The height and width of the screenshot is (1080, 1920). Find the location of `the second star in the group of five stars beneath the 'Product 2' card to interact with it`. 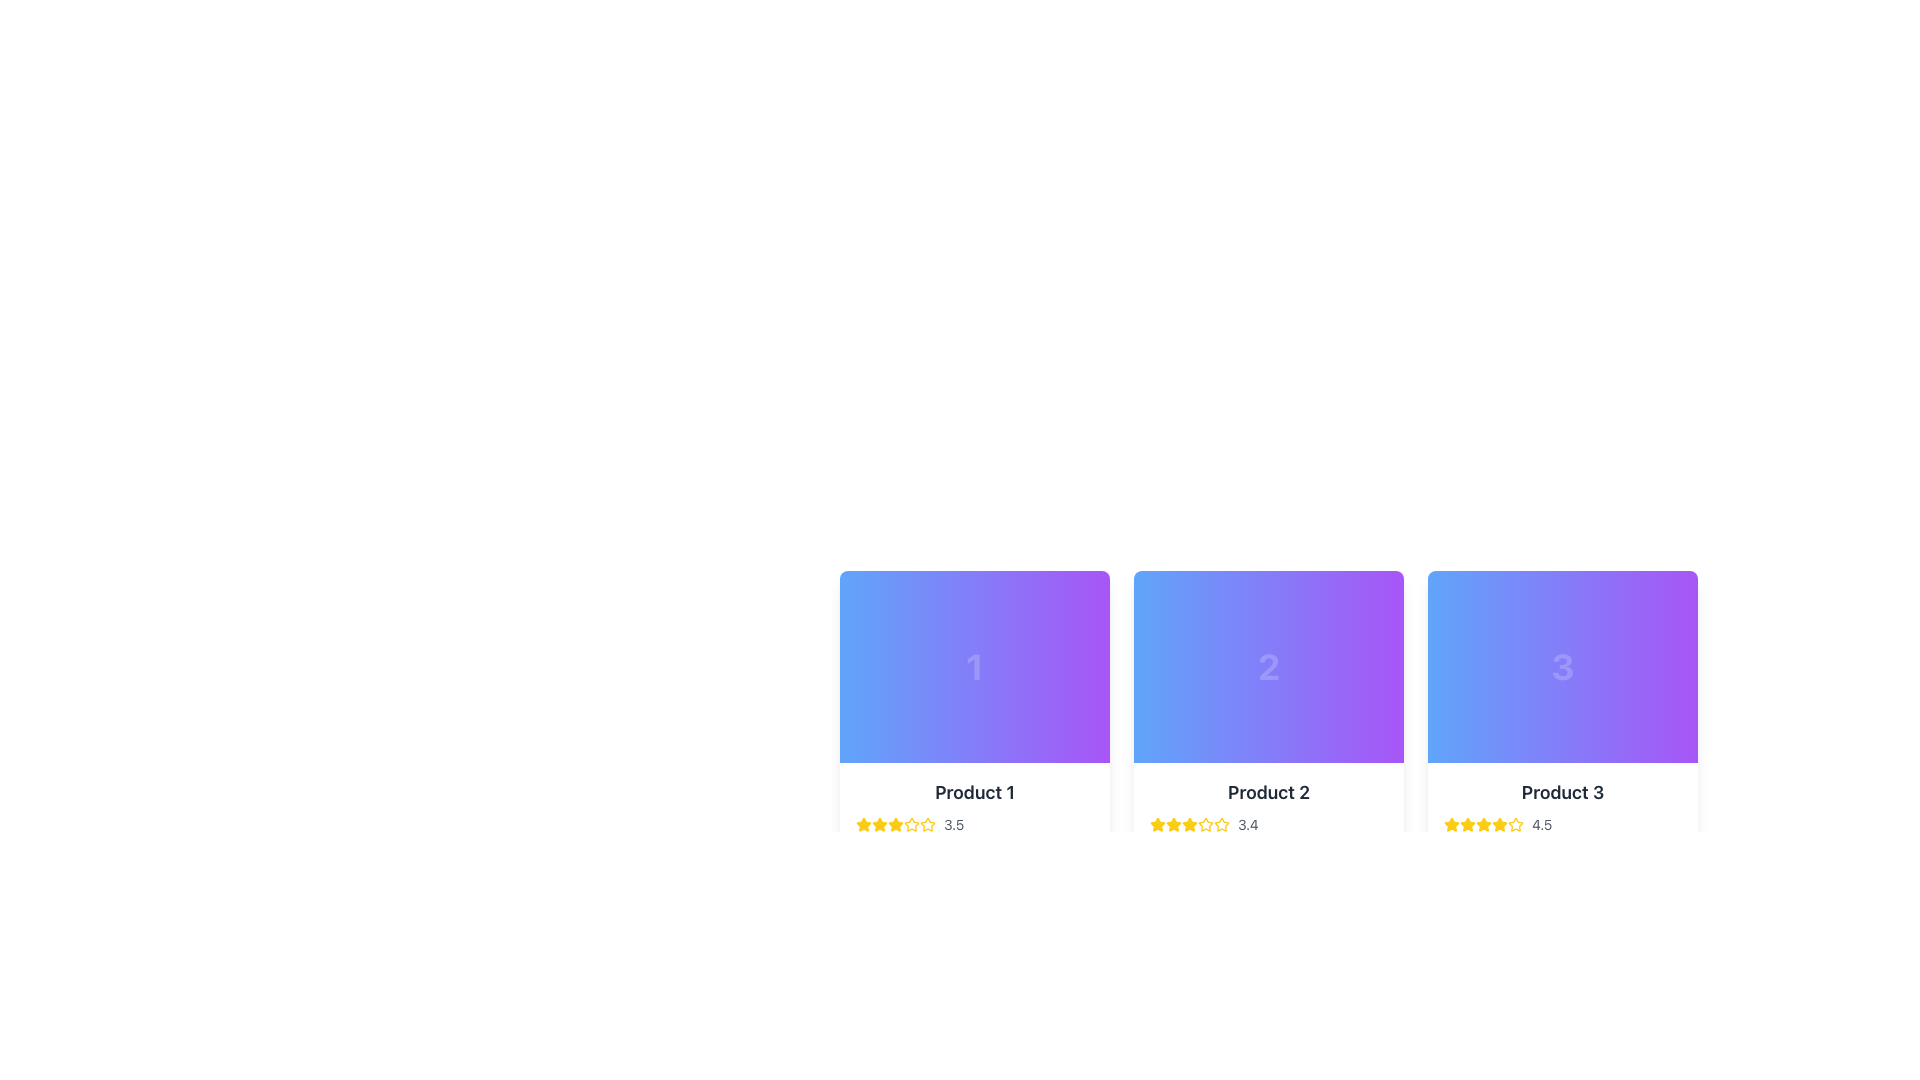

the second star in the group of five stars beneath the 'Product 2' card to interact with it is located at coordinates (1174, 825).